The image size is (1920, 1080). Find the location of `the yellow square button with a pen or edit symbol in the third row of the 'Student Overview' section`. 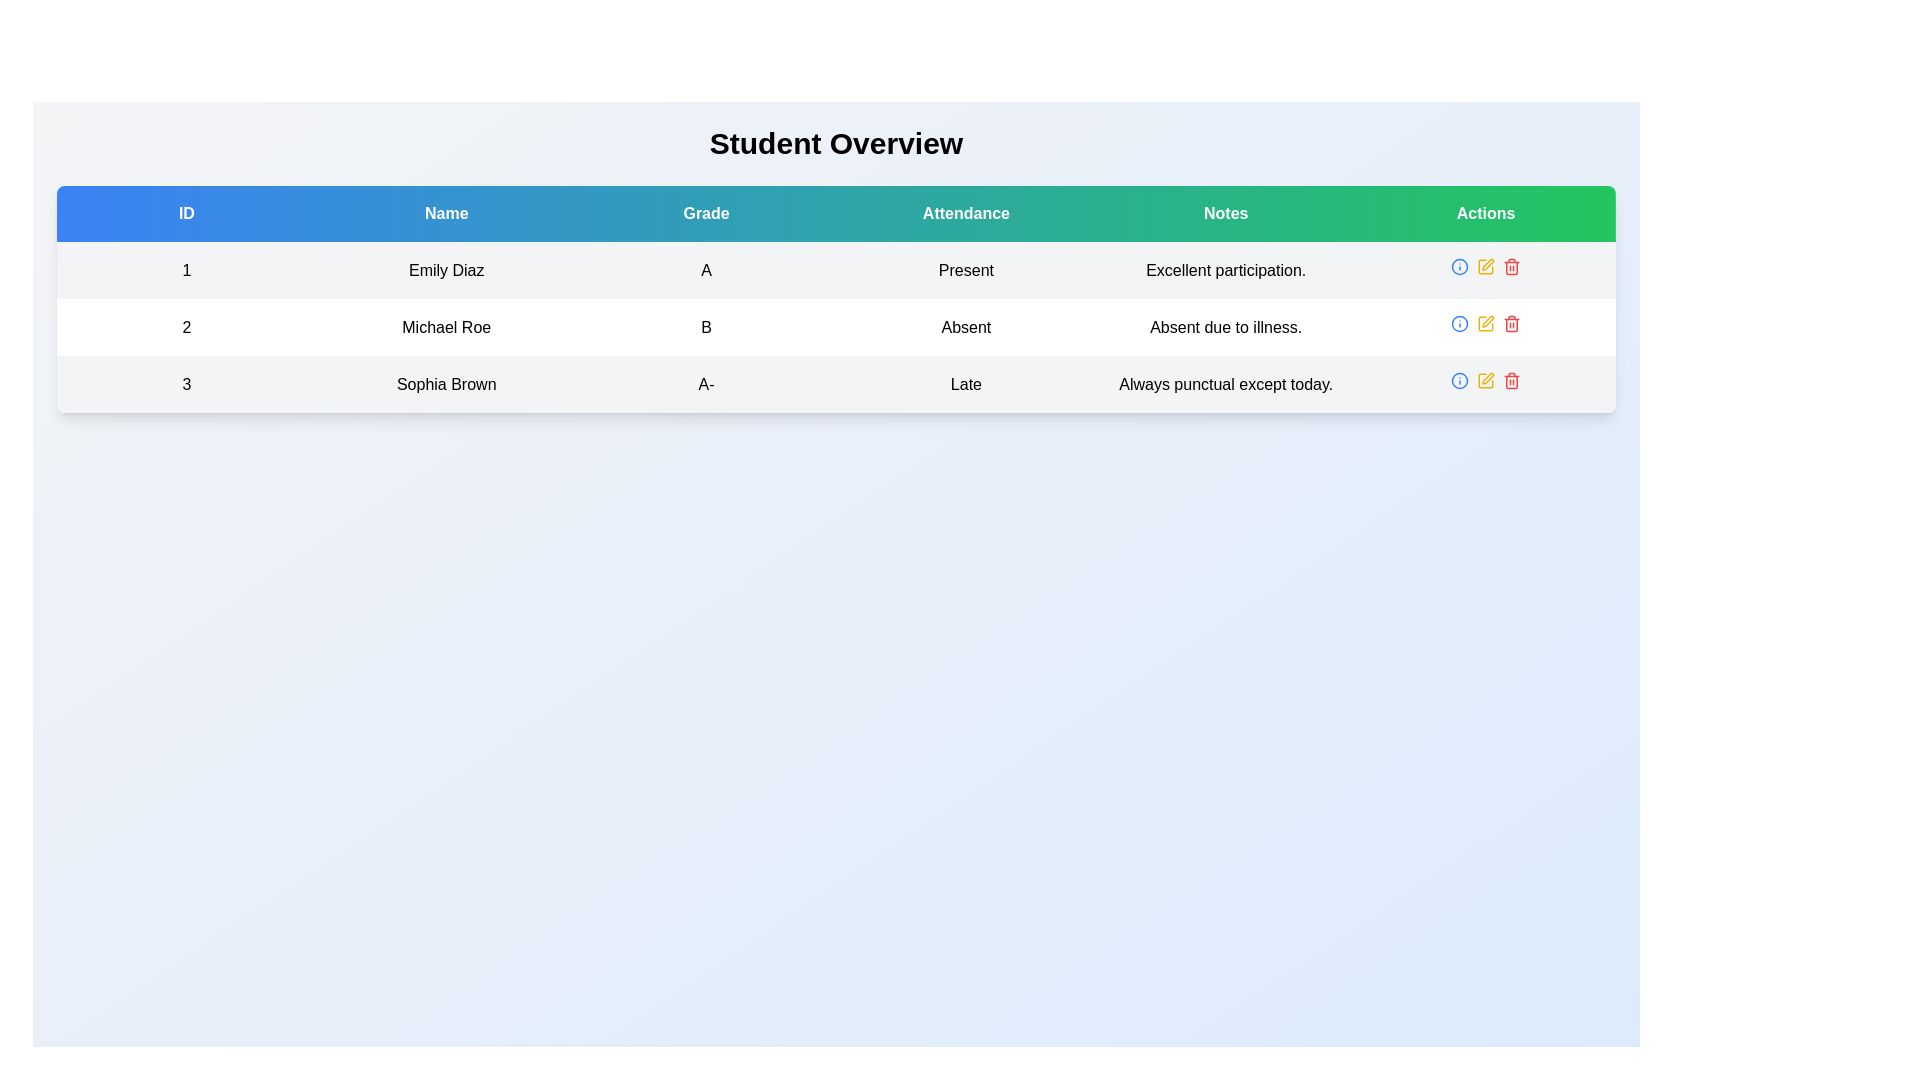

the yellow square button with a pen or edit symbol in the third row of the 'Student Overview' section is located at coordinates (1486, 381).